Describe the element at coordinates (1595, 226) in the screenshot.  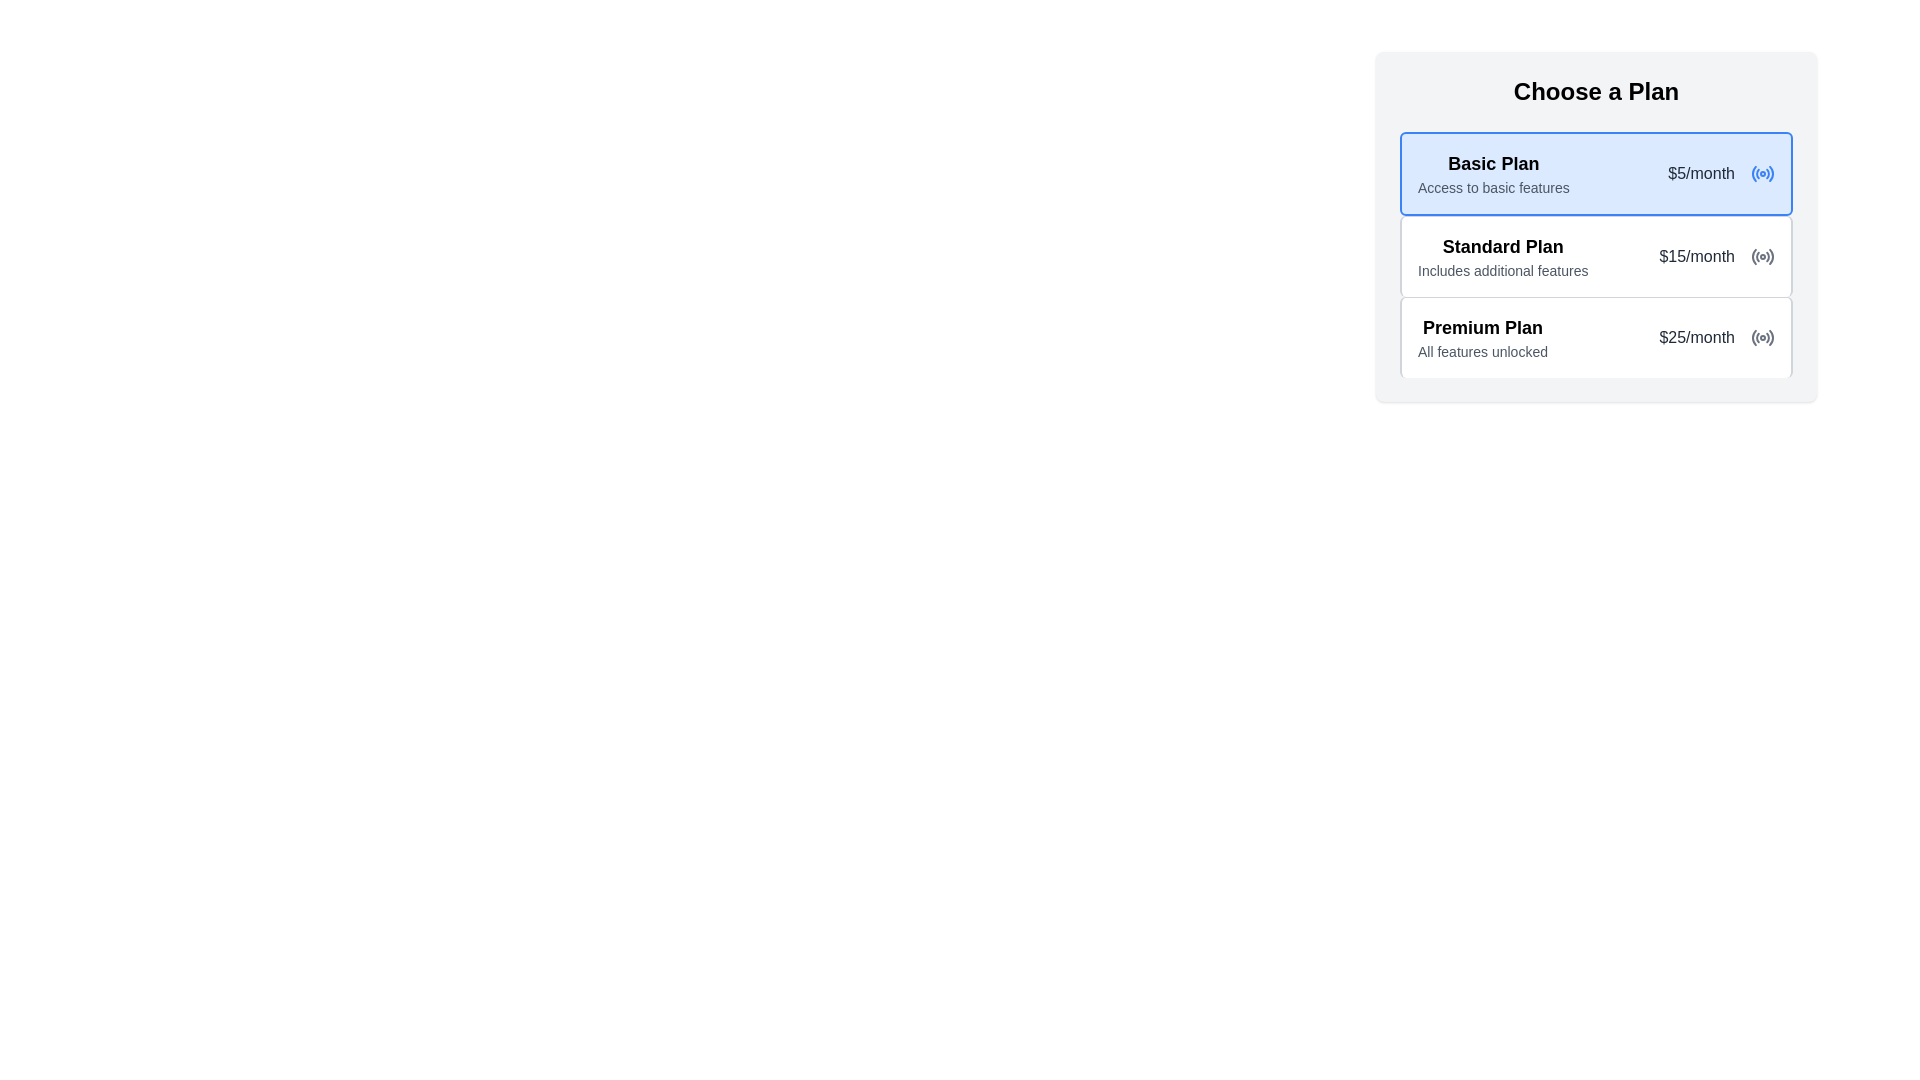
I see `the 'Standard Plan' option in the selectable list item` at that location.